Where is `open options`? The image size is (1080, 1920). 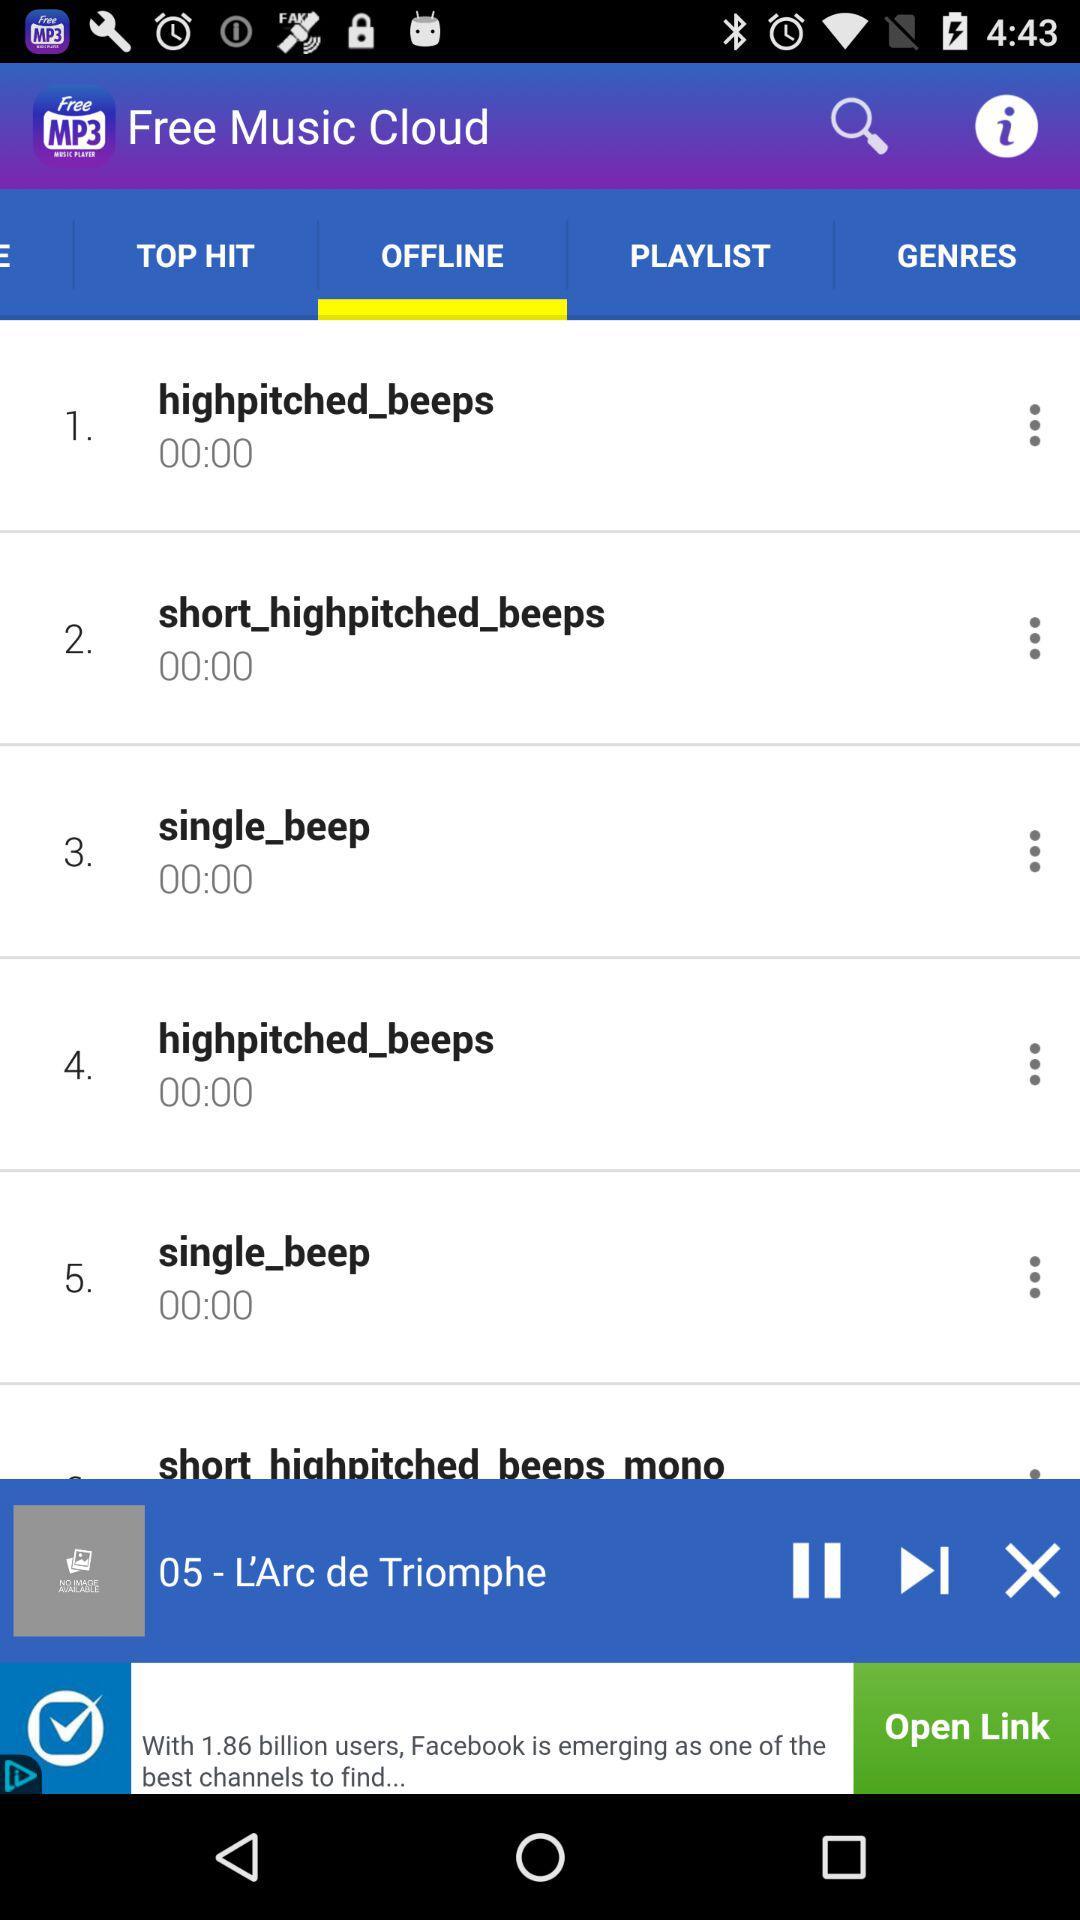 open options is located at coordinates (1034, 851).